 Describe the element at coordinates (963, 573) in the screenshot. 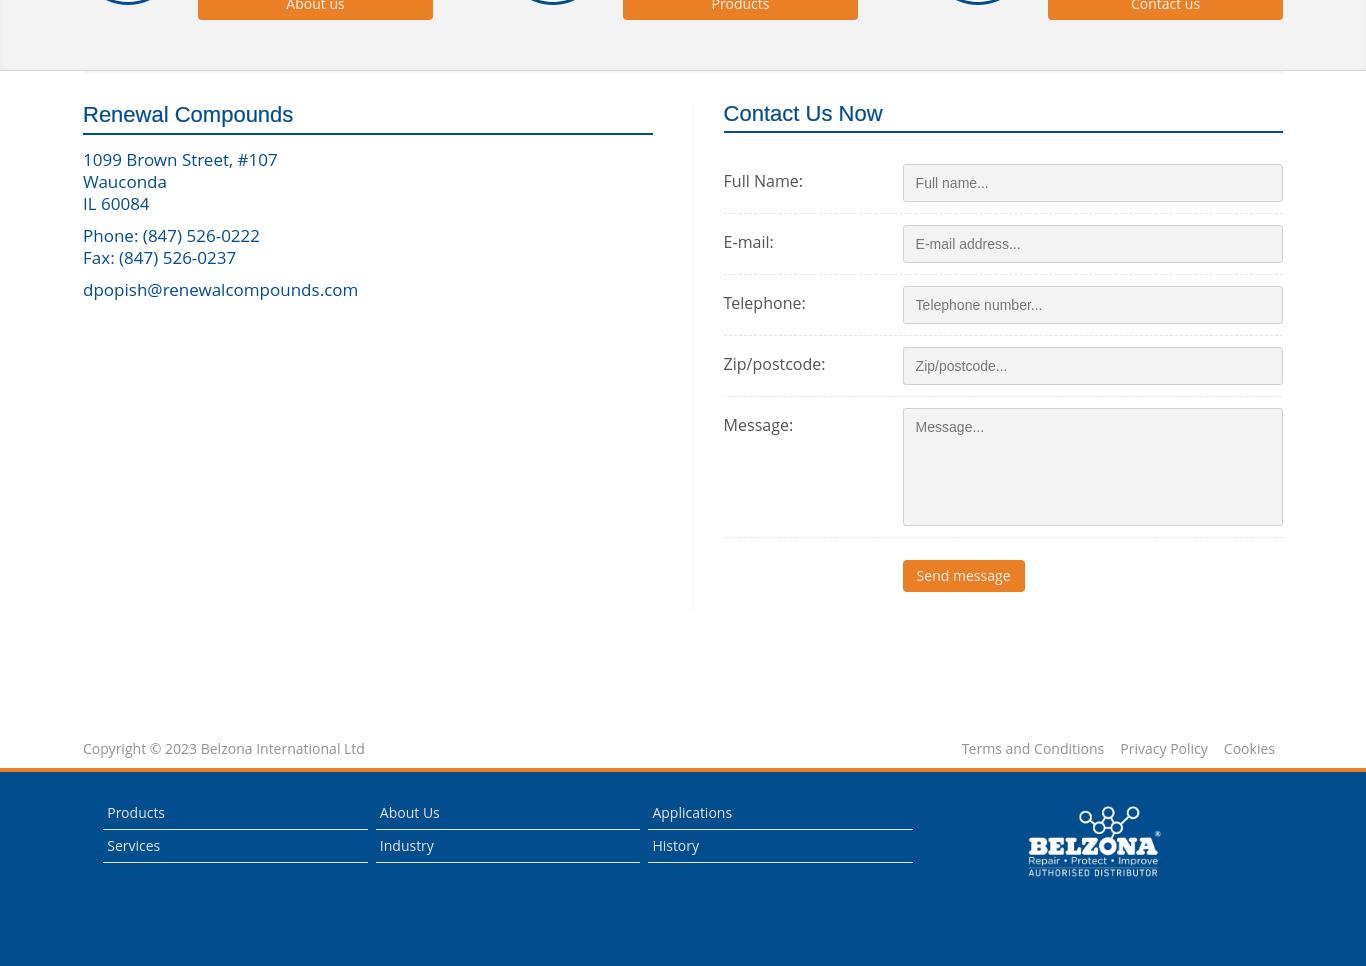

I see `'Send message'` at that location.